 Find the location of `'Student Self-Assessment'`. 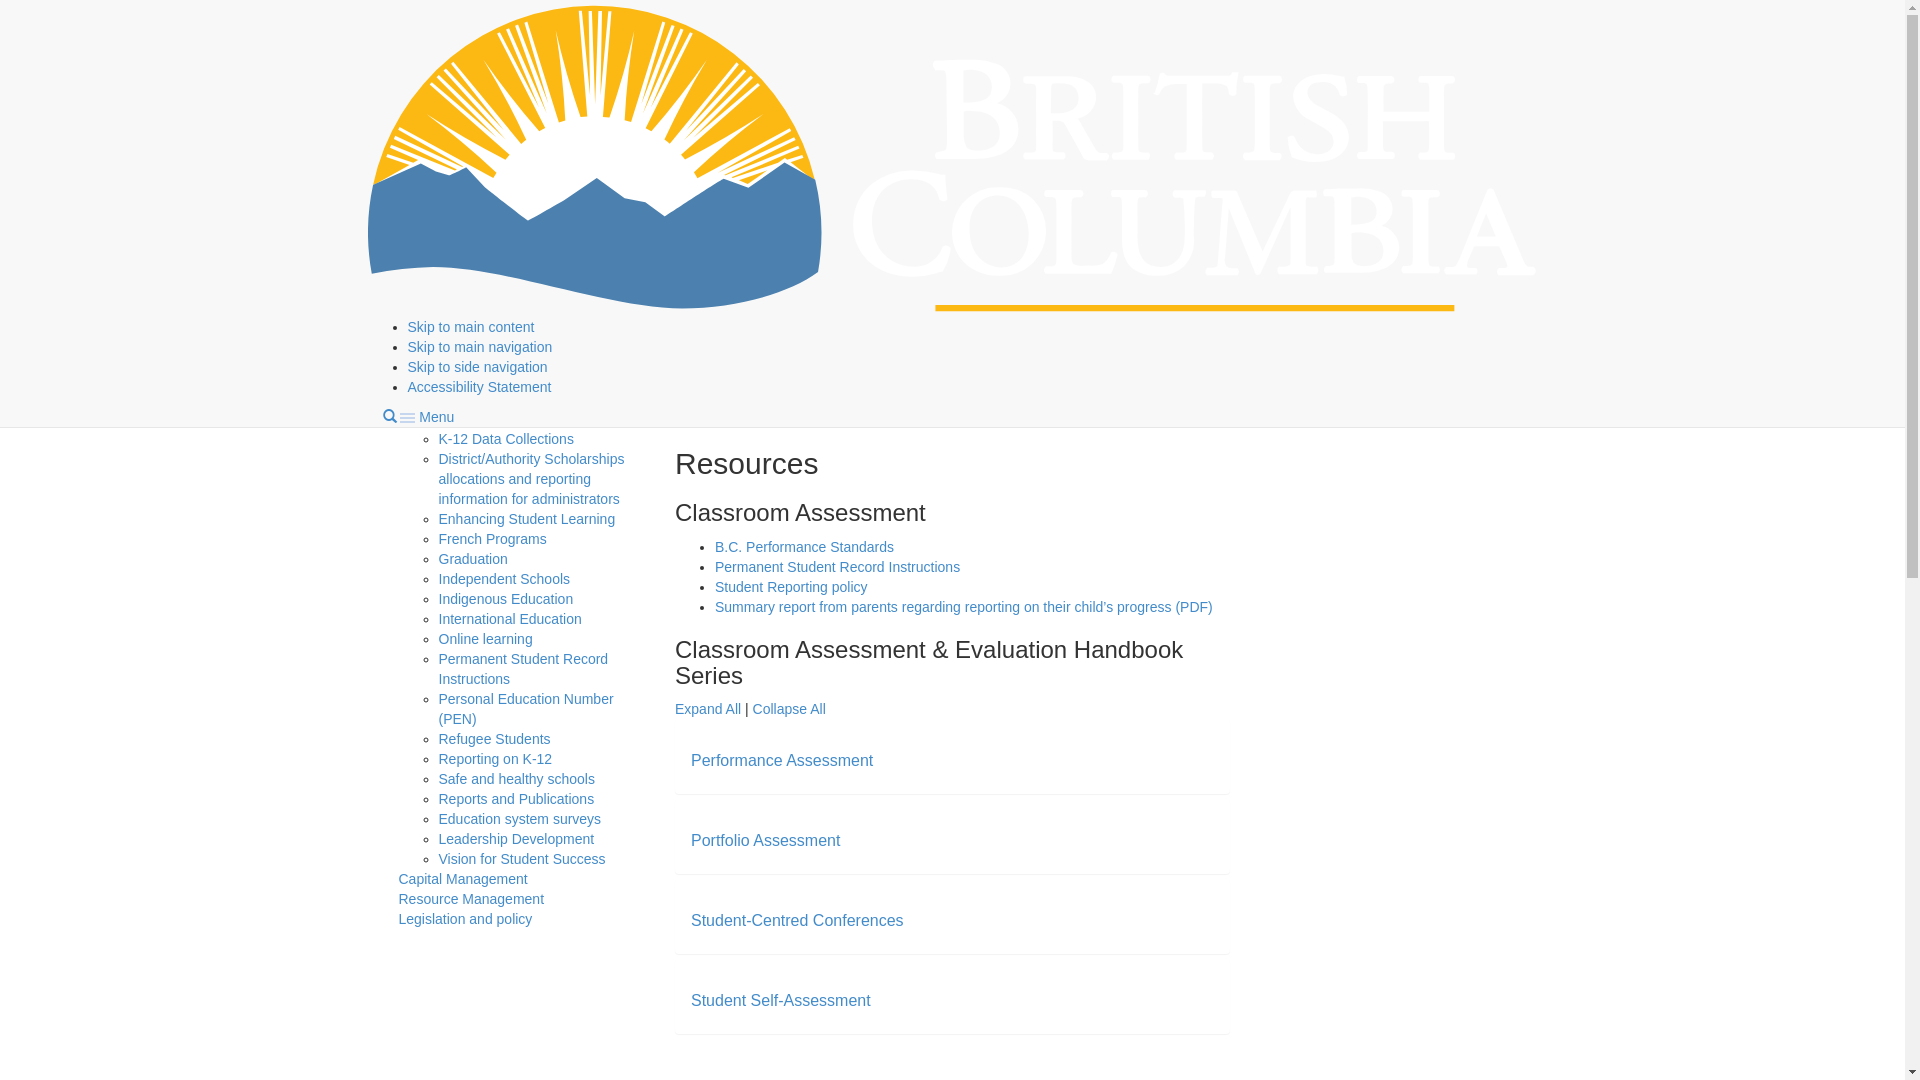

'Student Self-Assessment' is located at coordinates (780, 1000).